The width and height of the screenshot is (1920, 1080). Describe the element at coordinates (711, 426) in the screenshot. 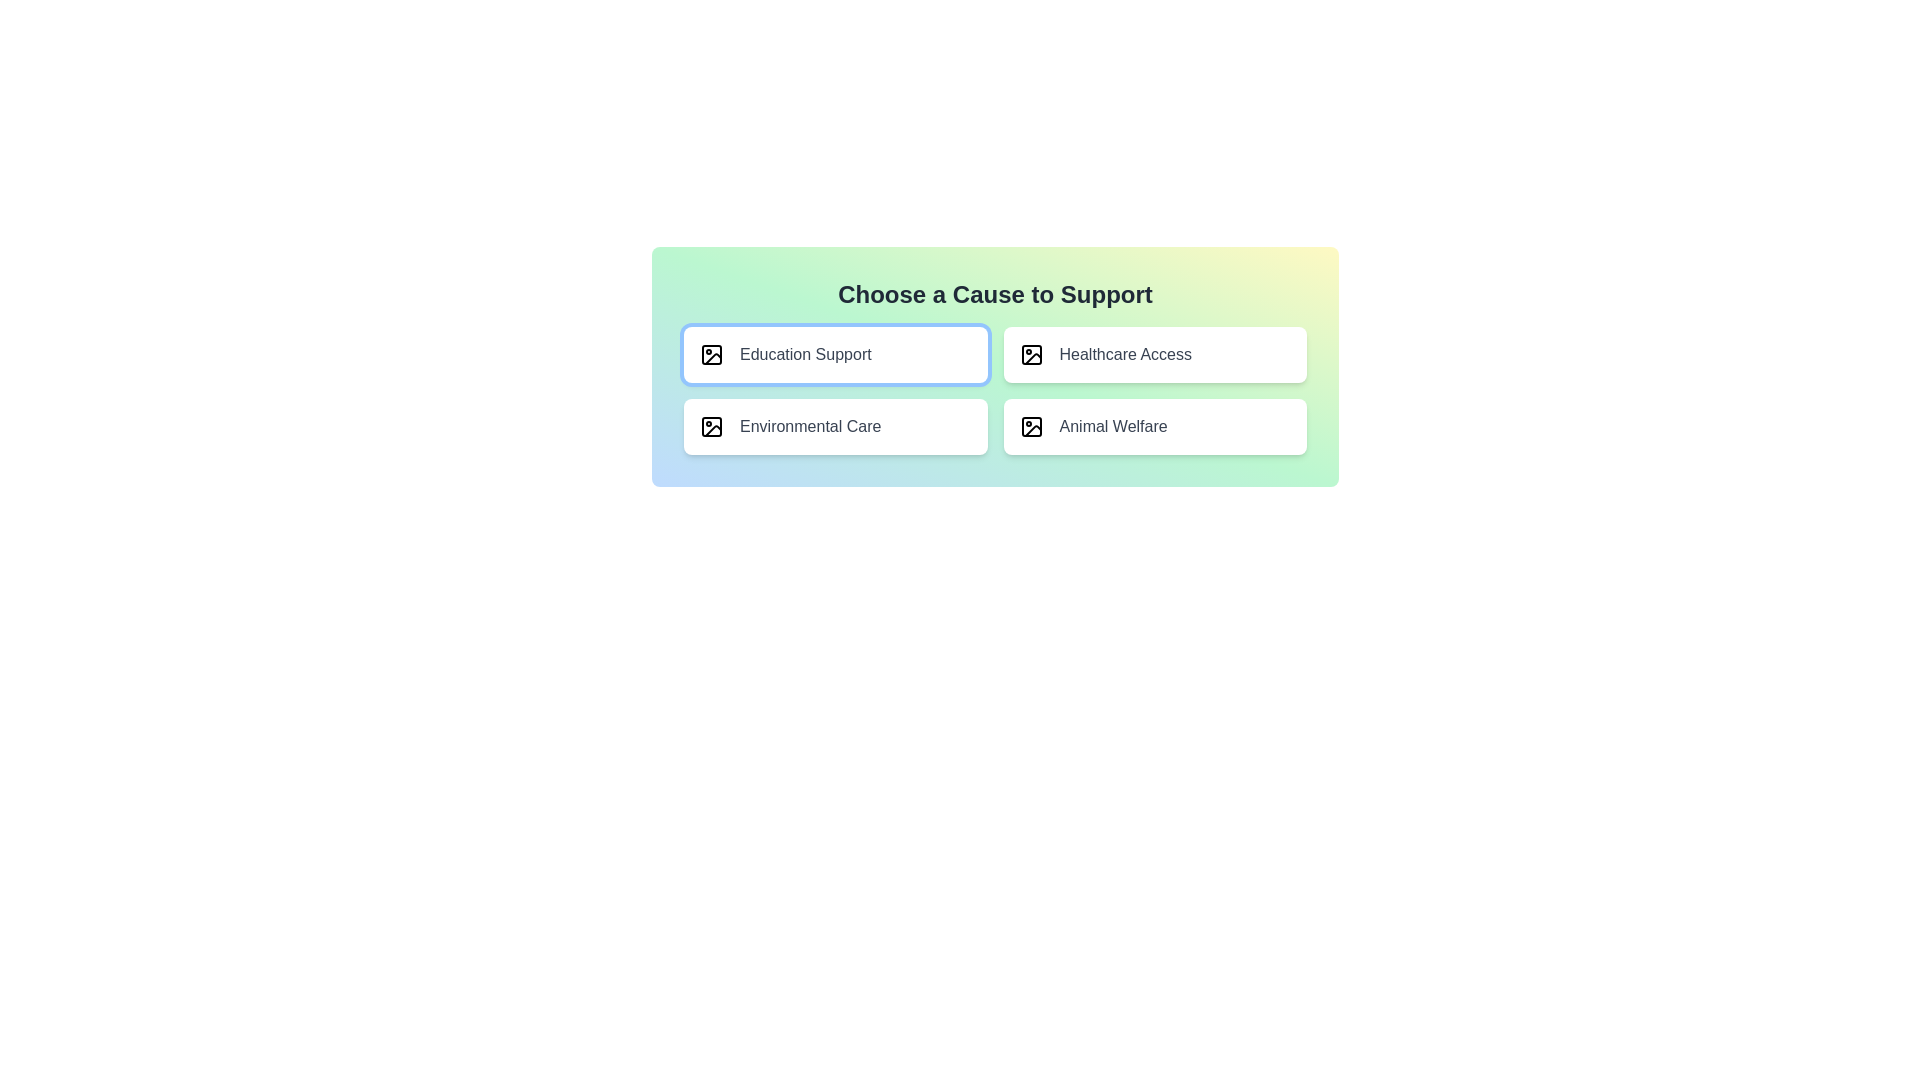

I see `the rounded rectangle image placeholder icon located in the lower left section of the 'Environmental Care' button` at that location.